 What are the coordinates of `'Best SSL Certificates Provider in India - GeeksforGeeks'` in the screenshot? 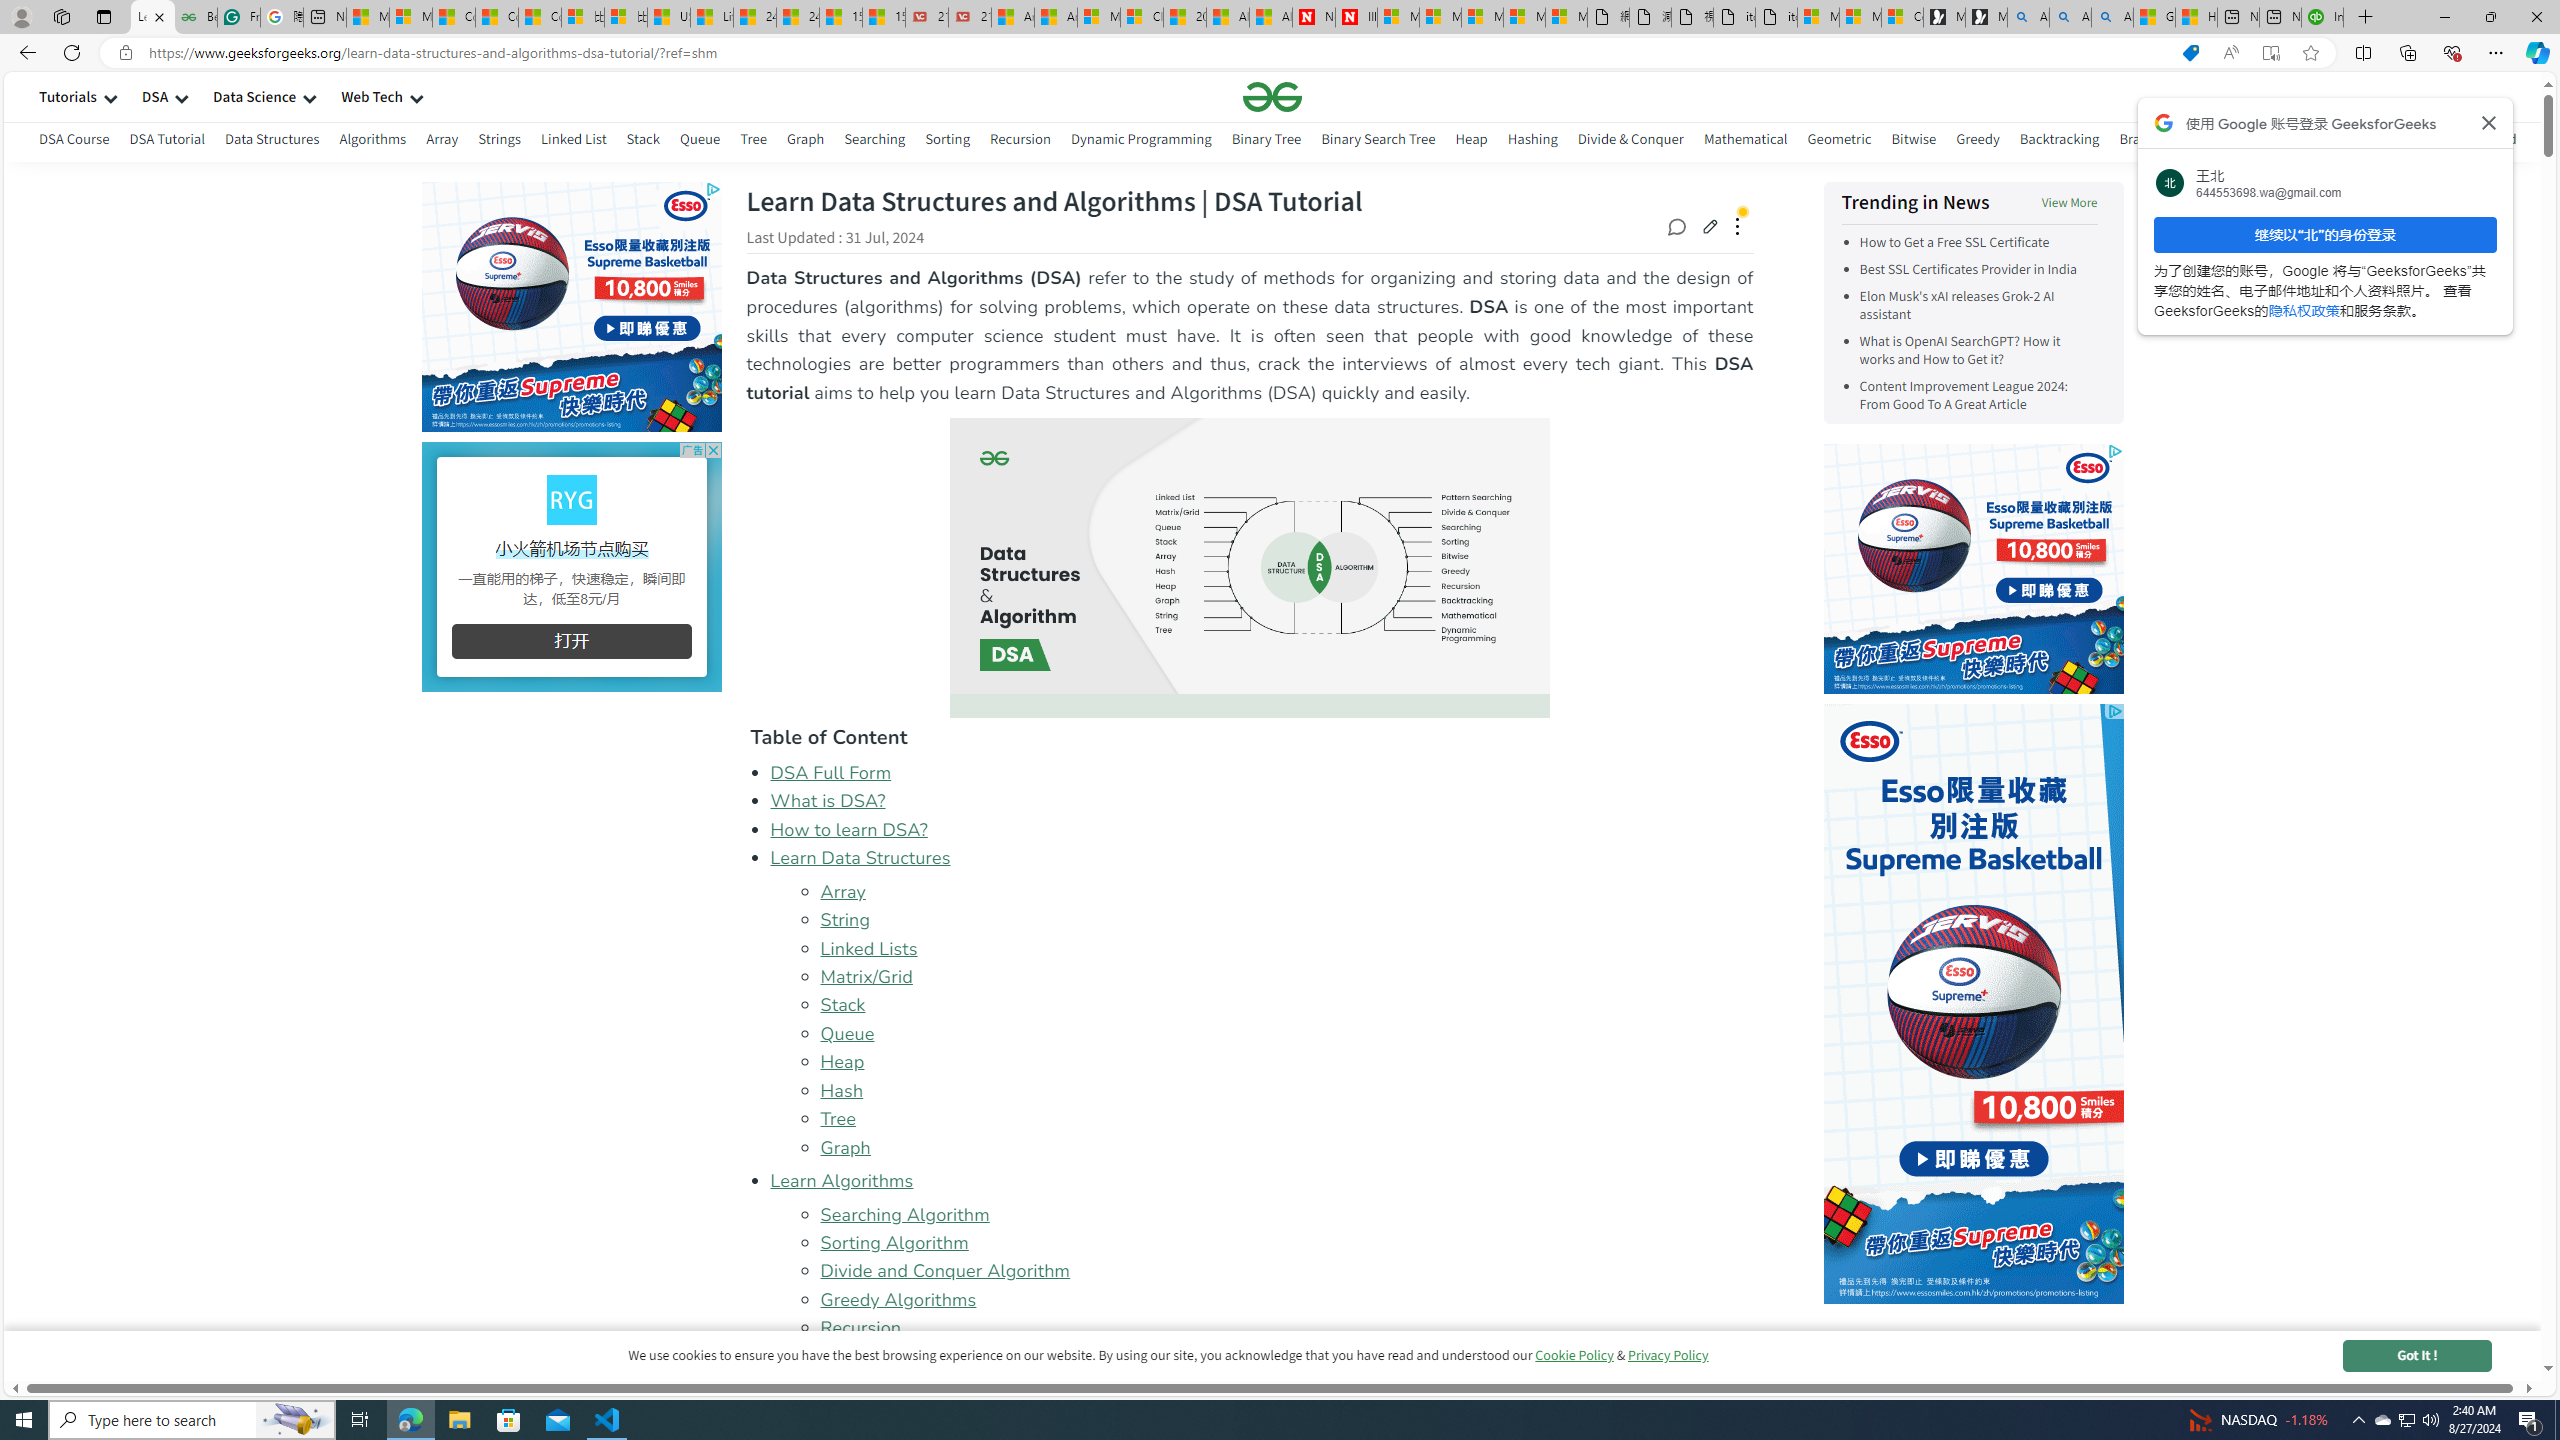 It's located at (195, 16).